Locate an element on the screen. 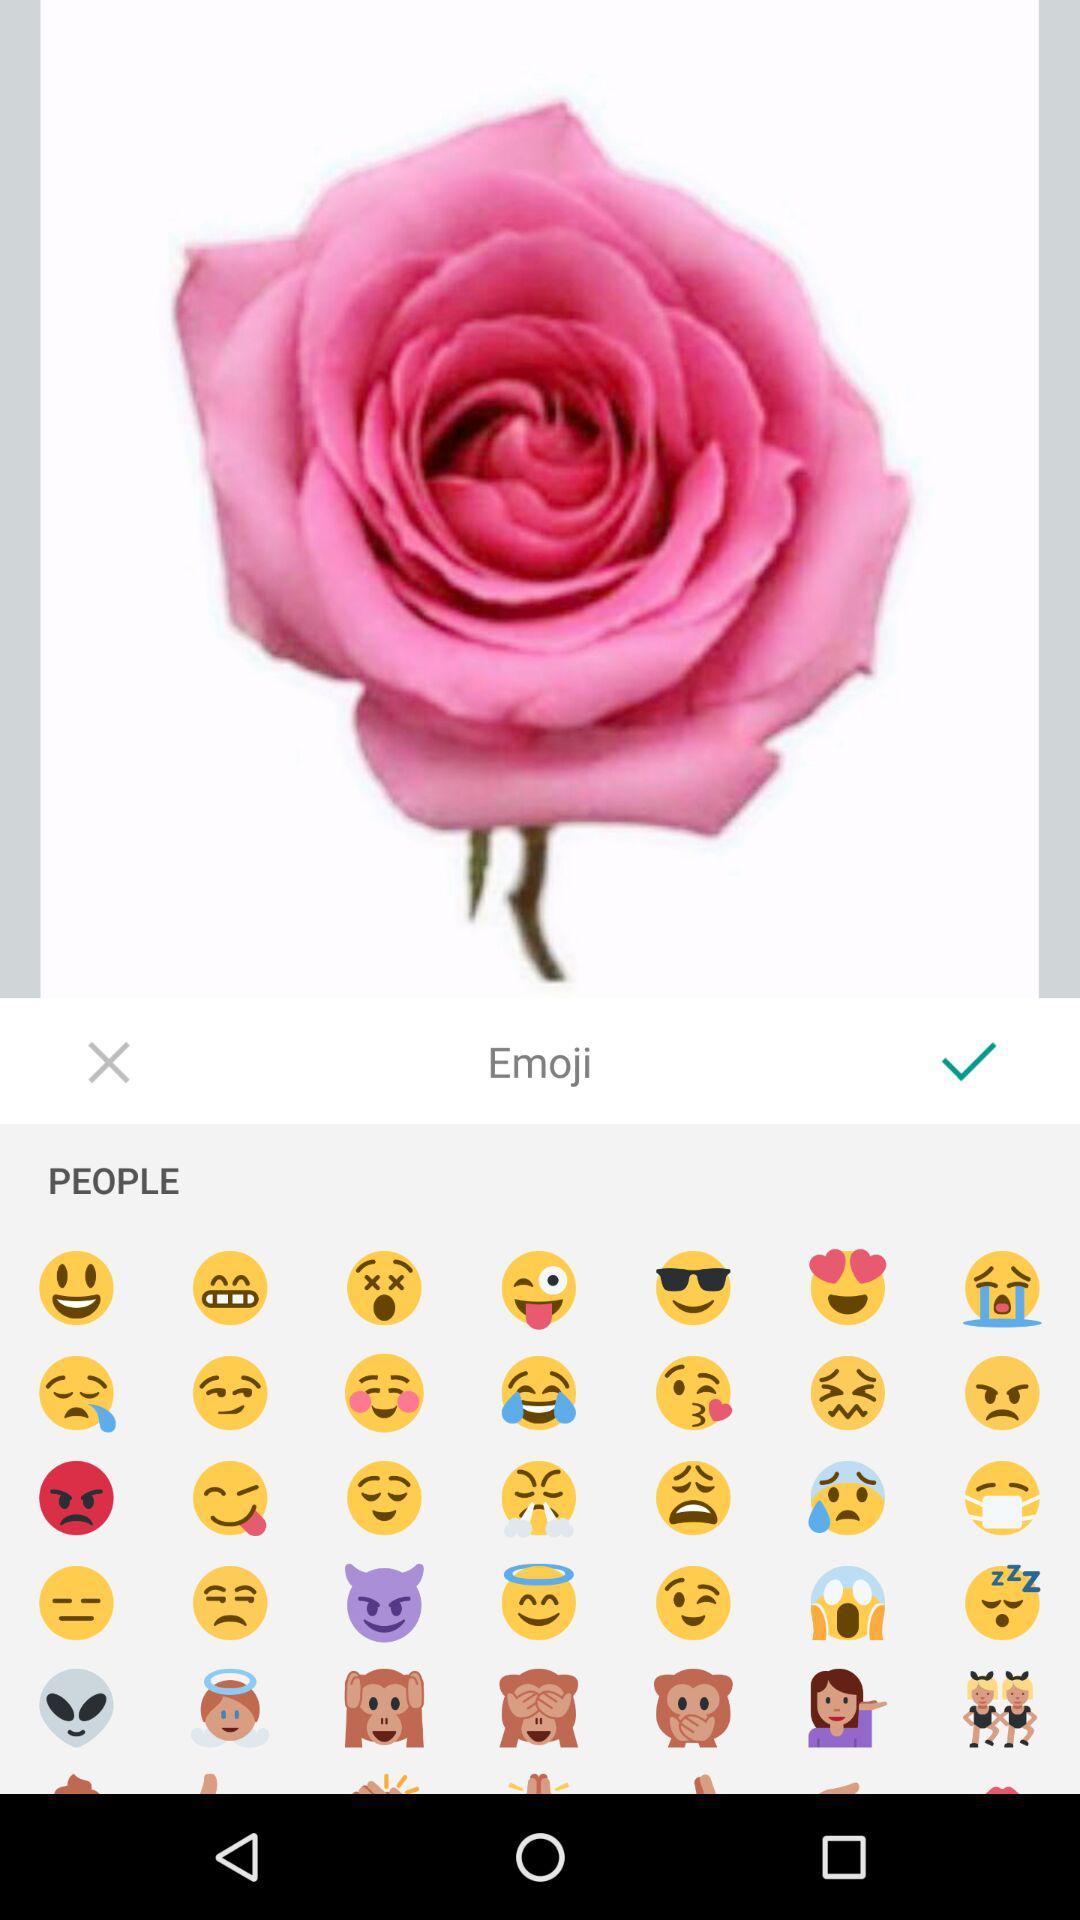 This screenshot has height=1920, width=1080. angel emoji is located at coordinates (538, 1603).